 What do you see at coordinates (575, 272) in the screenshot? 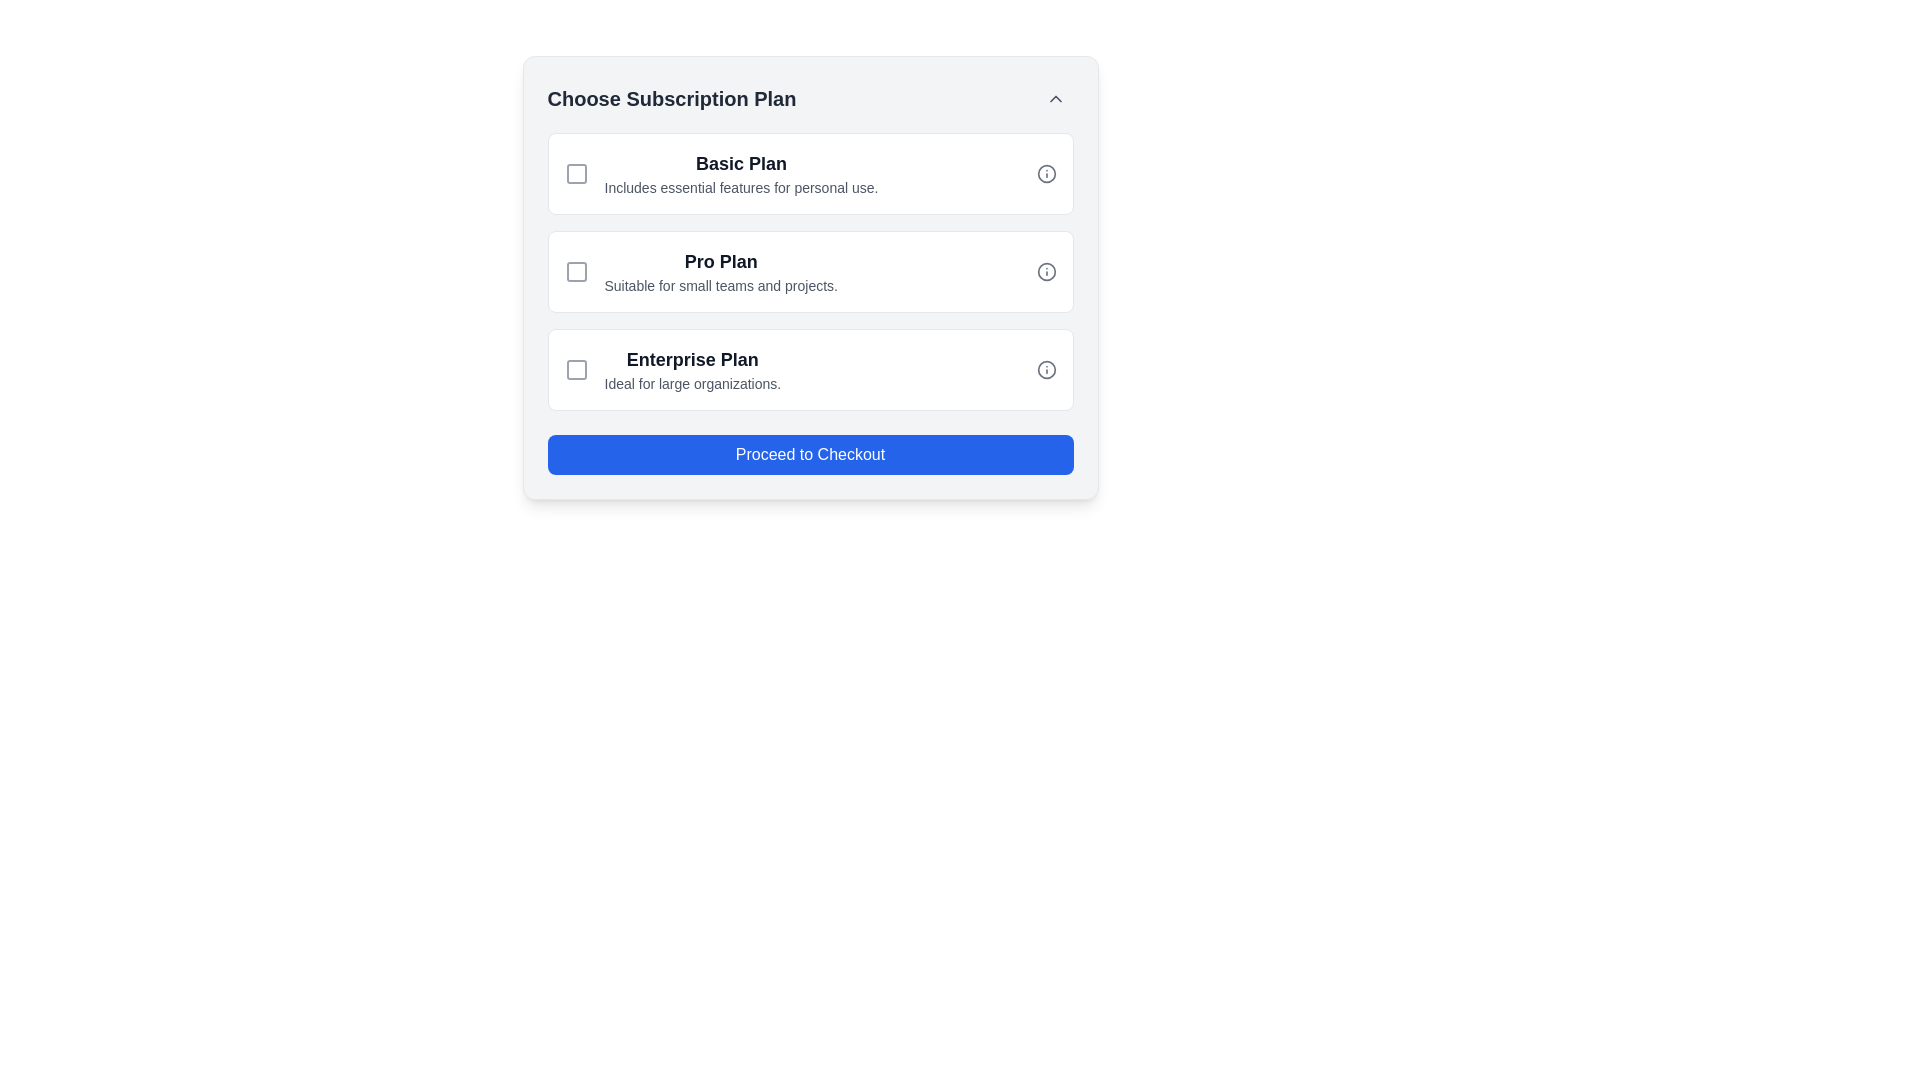
I see `the unselected checkbox for the 'Pro Plan' subscription option to provide interaction feedback` at bounding box center [575, 272].